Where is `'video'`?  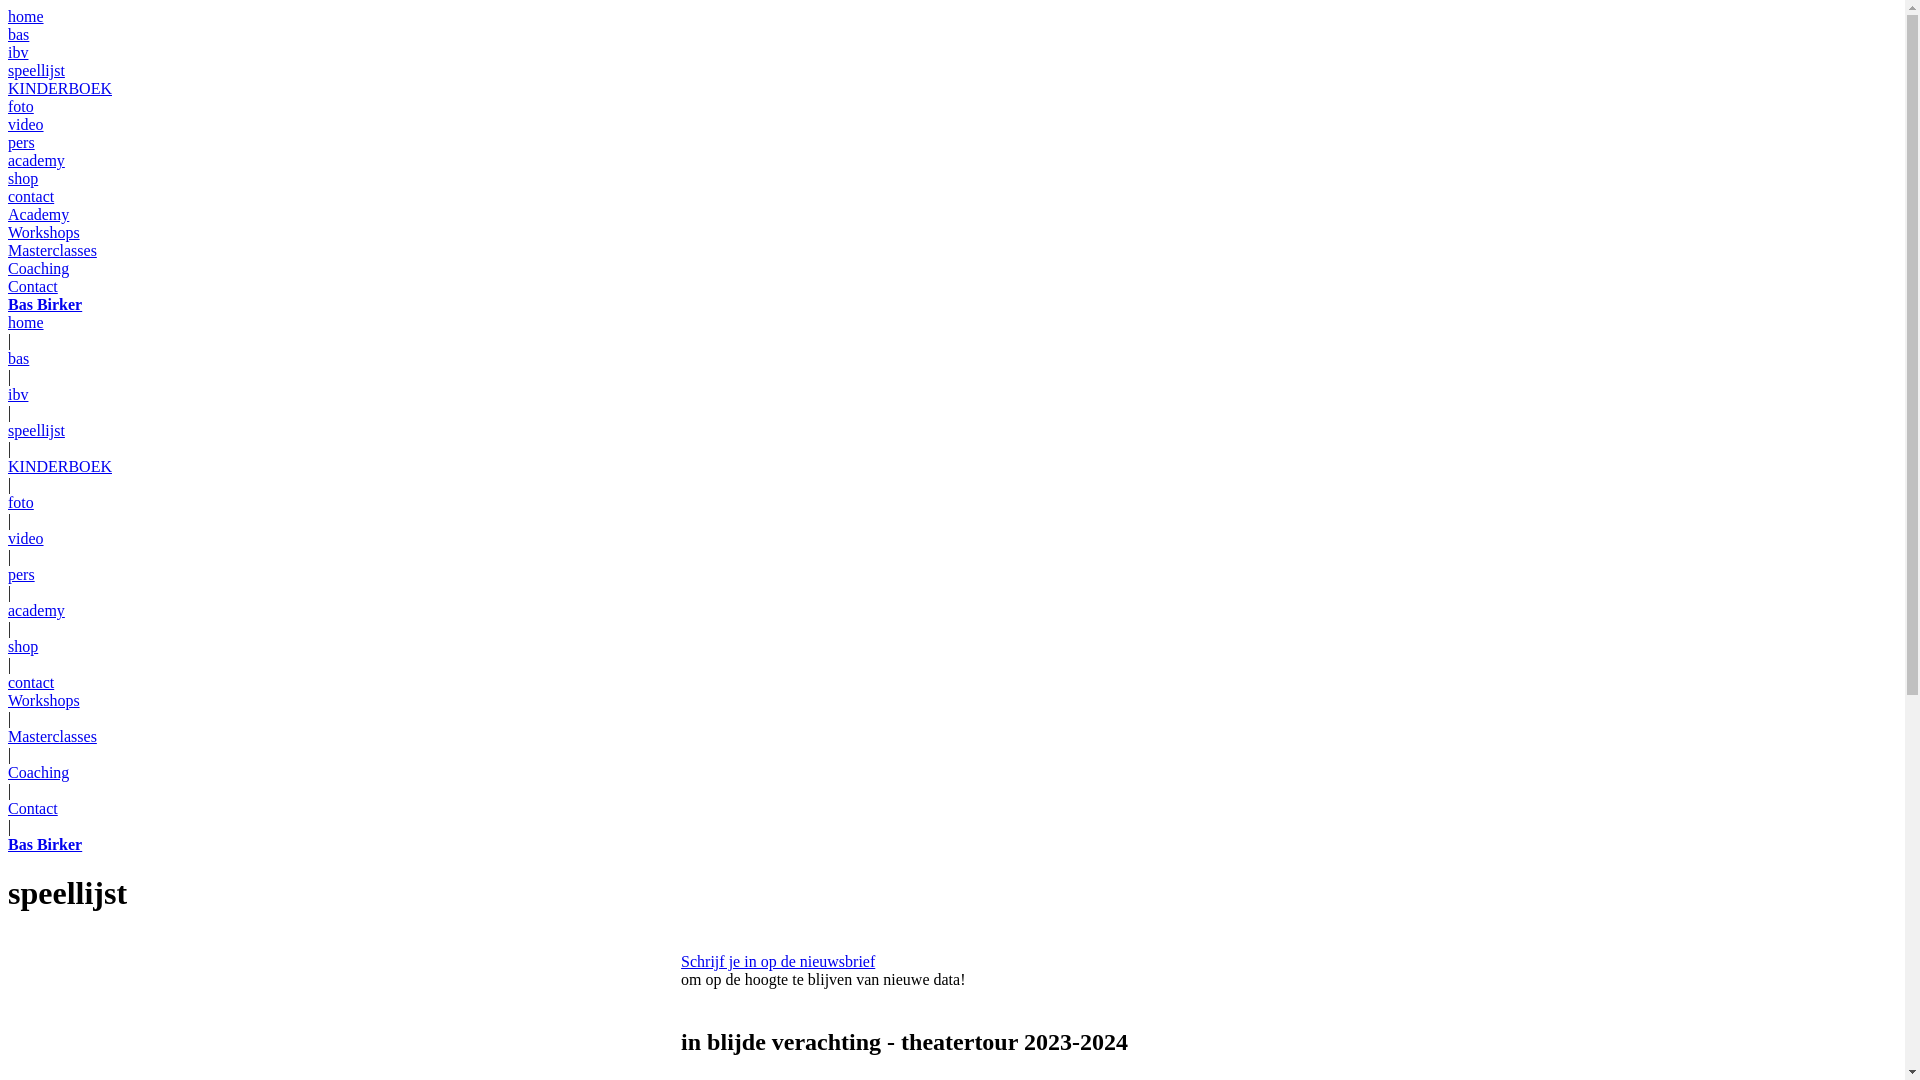
'video' is located at coordinates (25, 124).